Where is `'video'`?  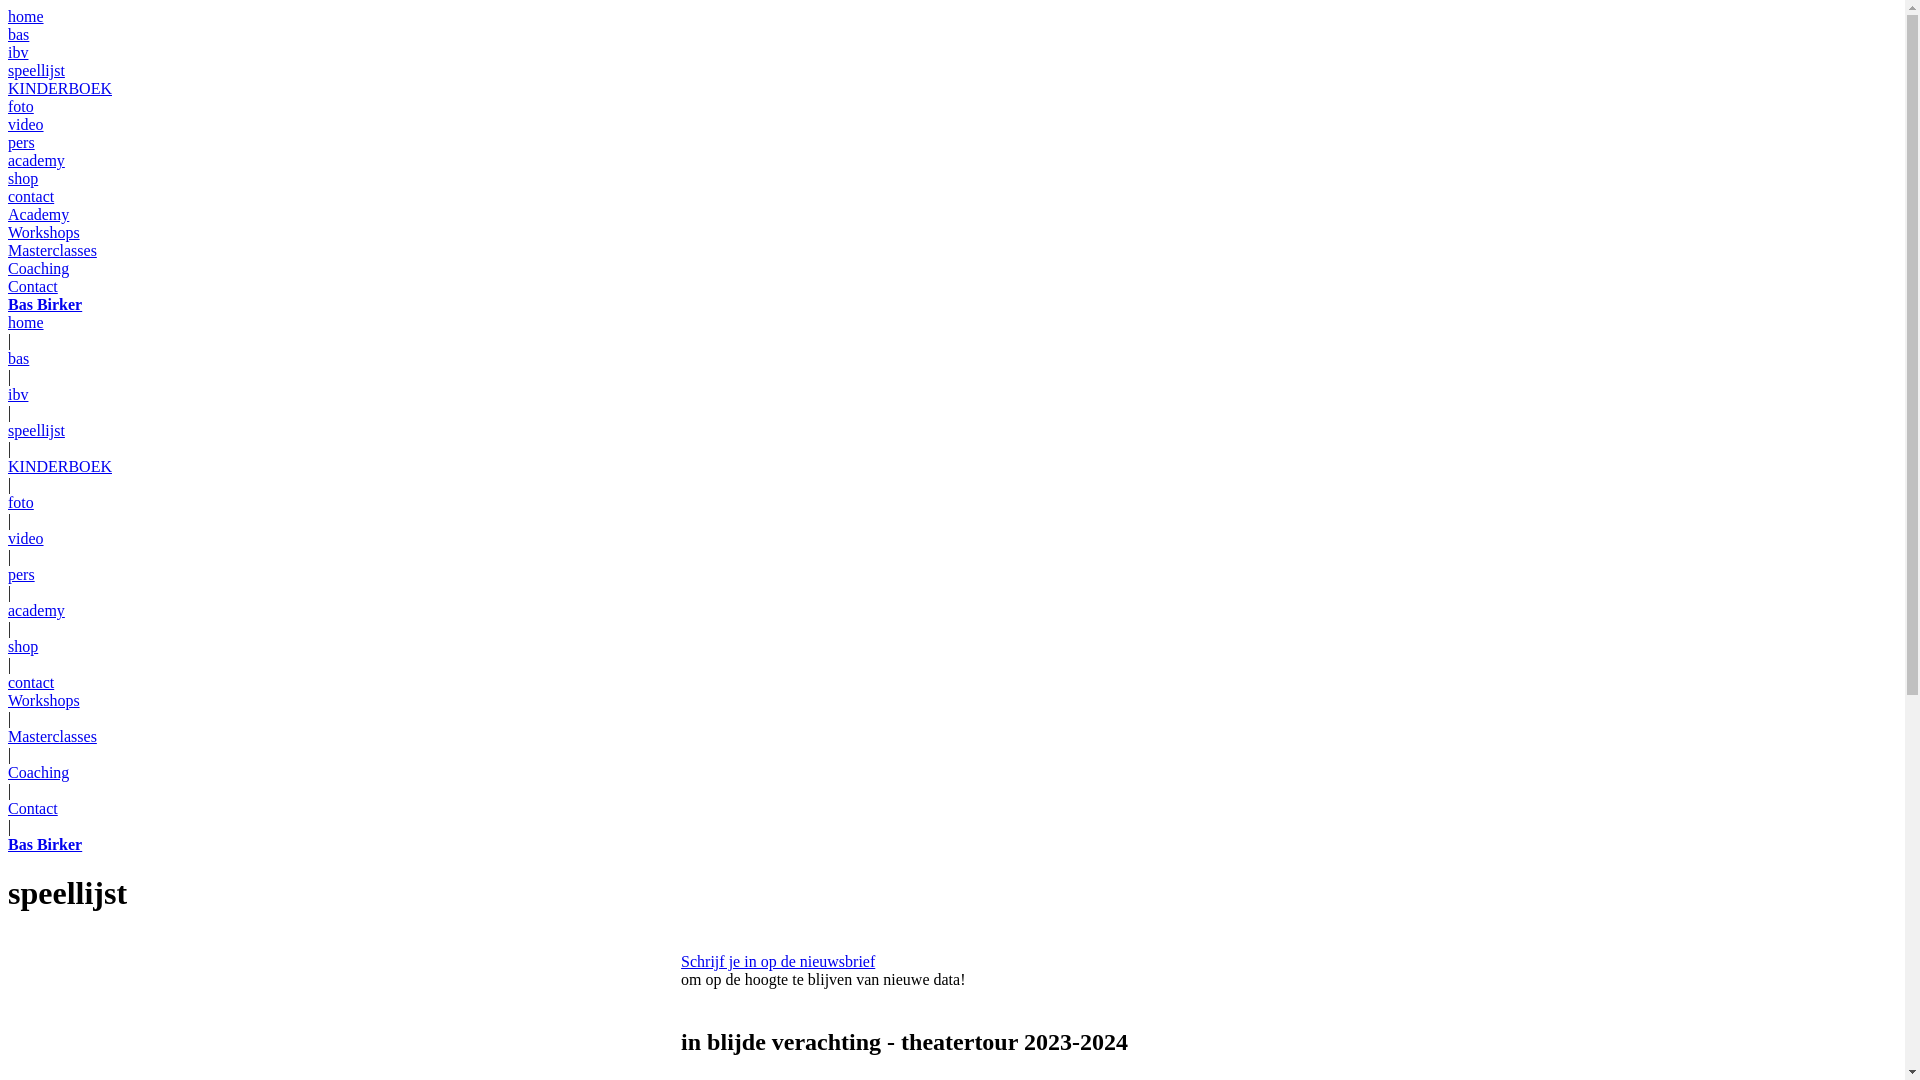
'video' is located at coordinates (25, 124).